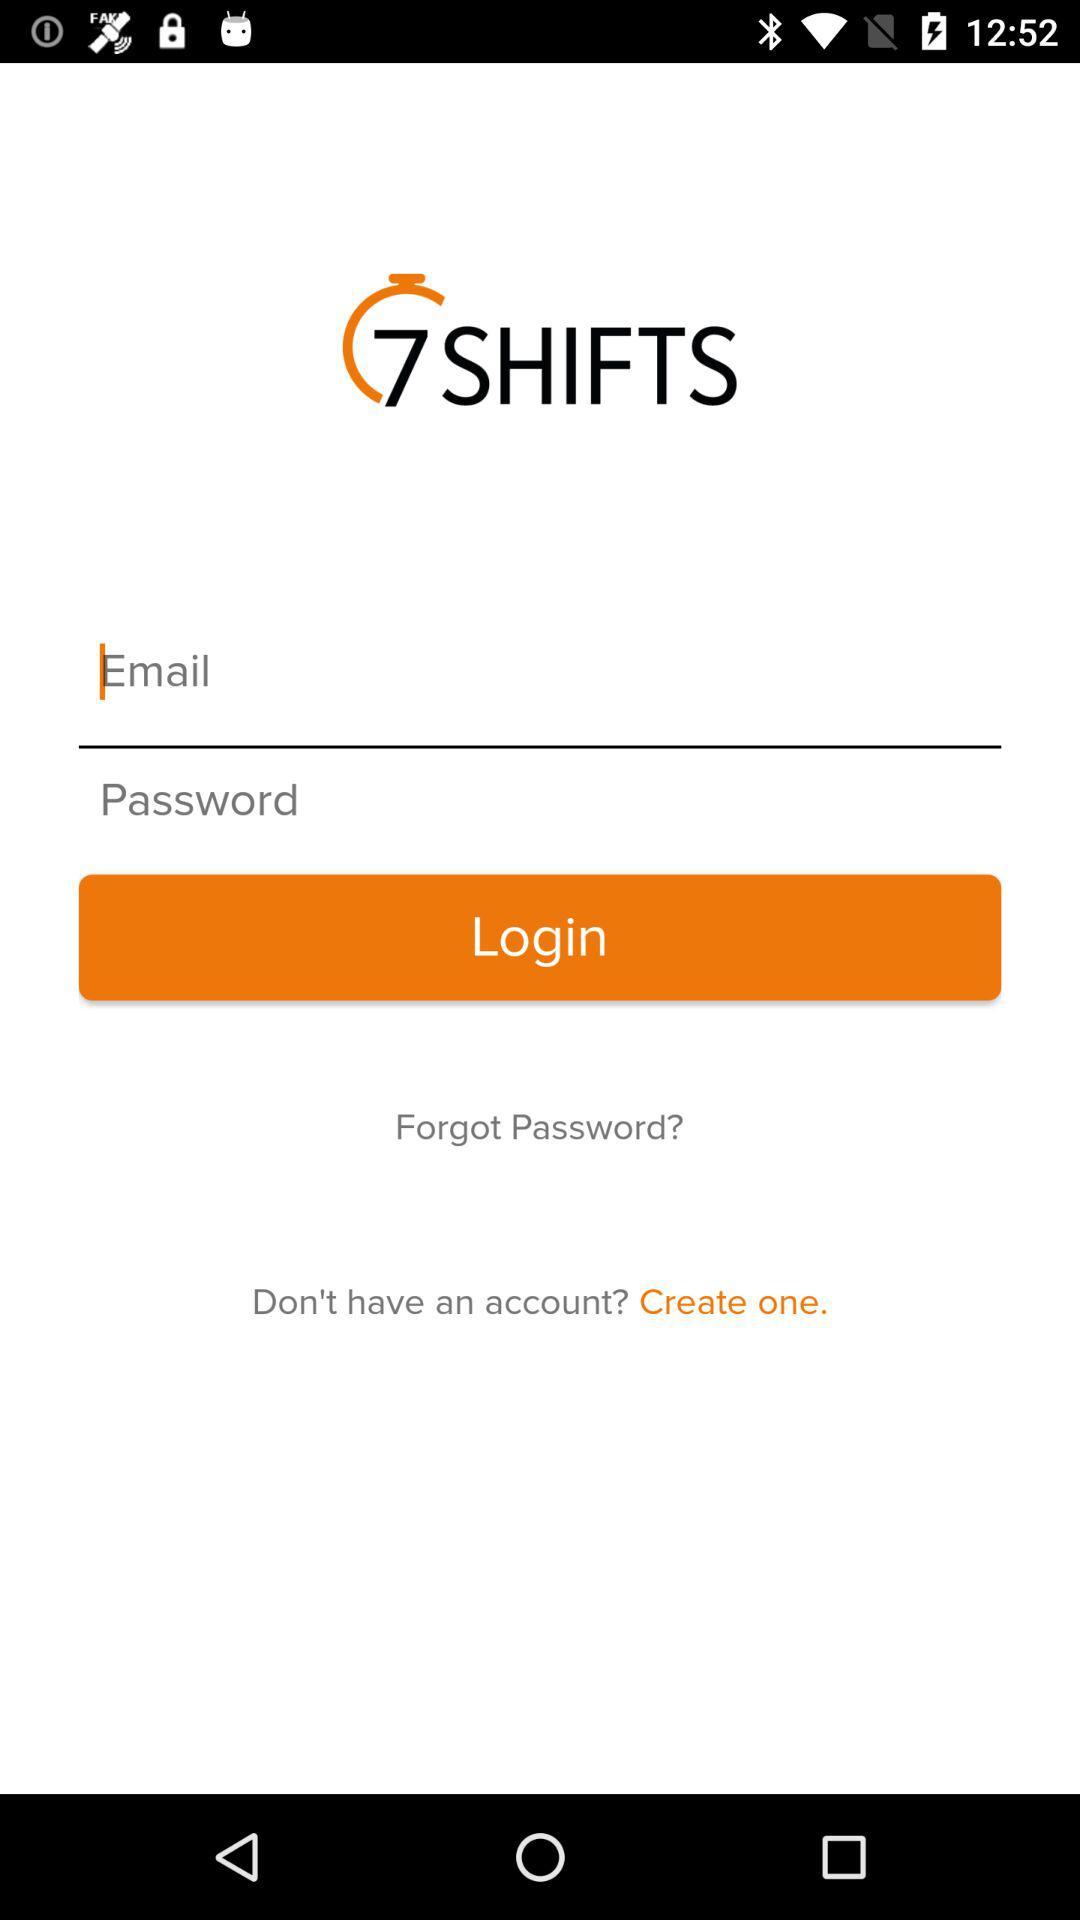 This screenshot has width=1080, height=1920. I want to click on insert email, so click(540, 672).